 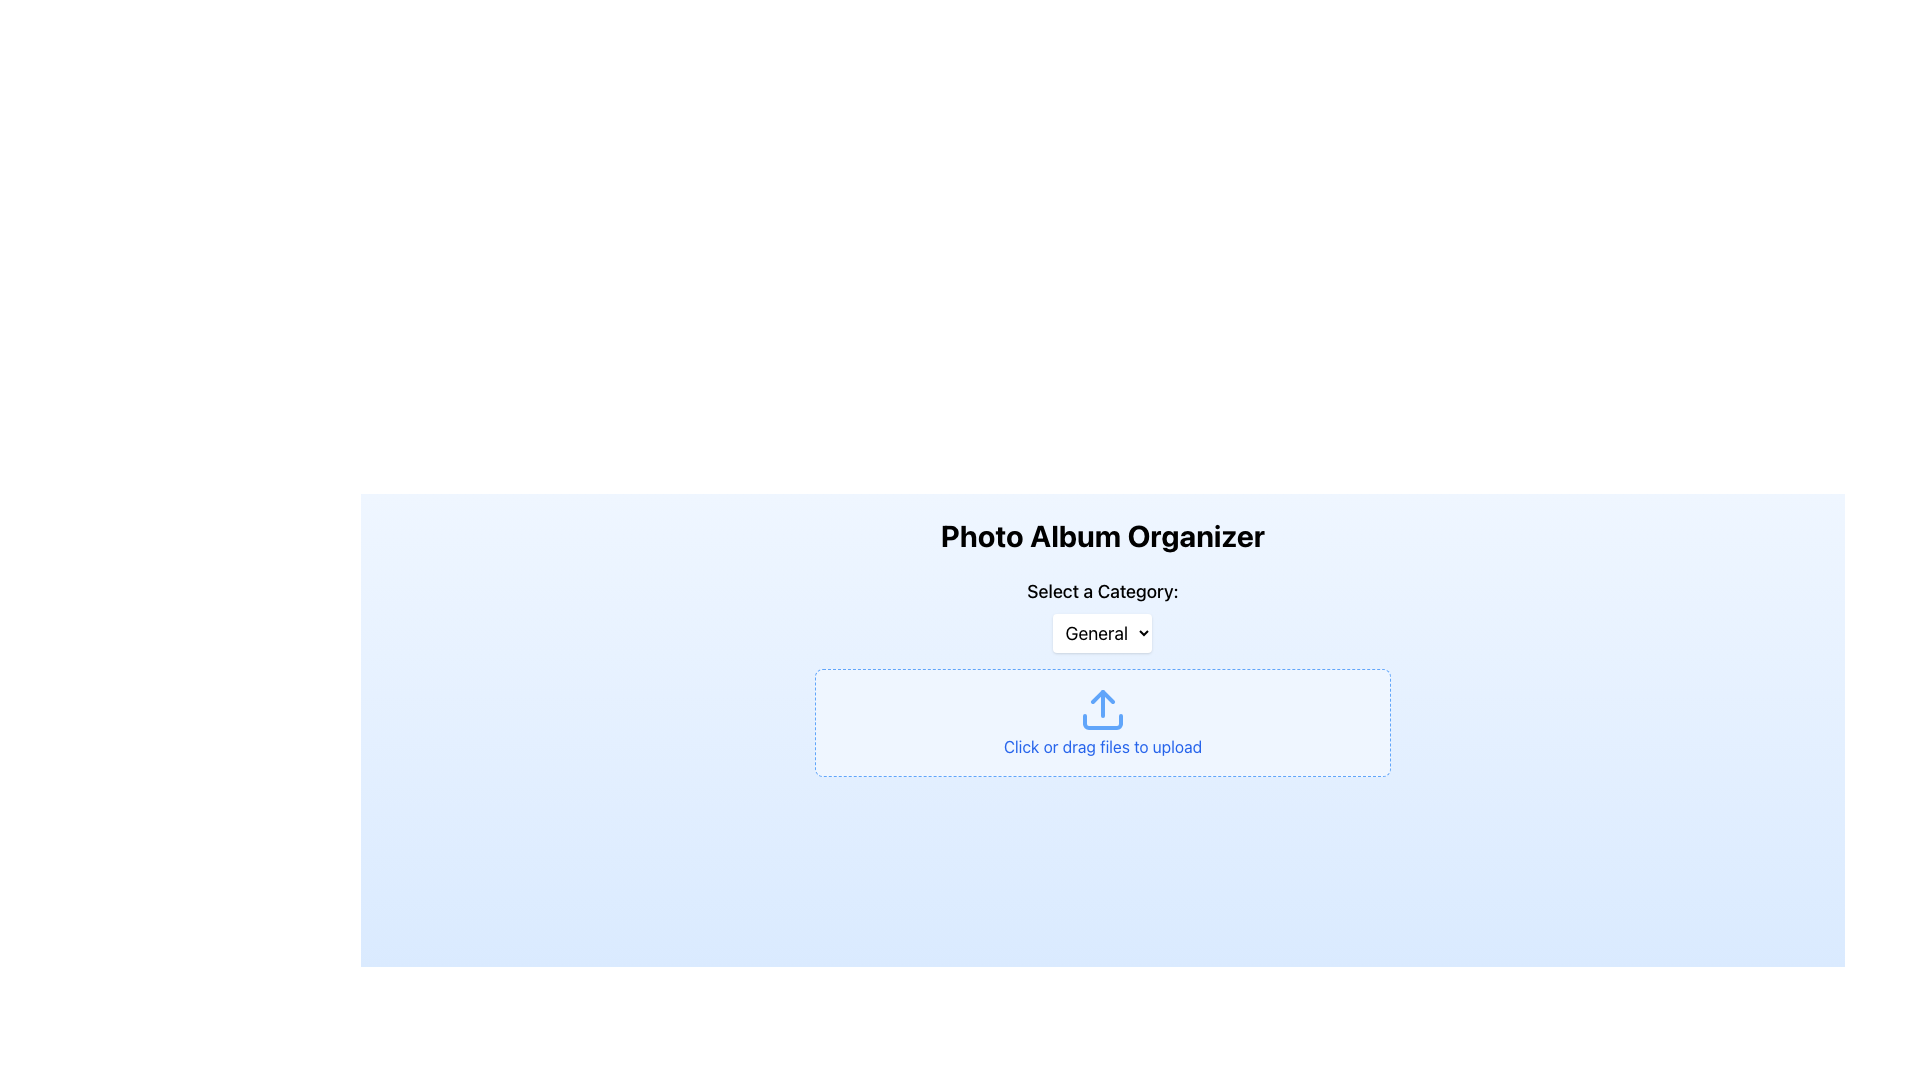 What do you see at coordinates (1102, 722) in the screenshot?
I see `files onto the blue rectangular File Upload Area with dashed borders, which has the text 'Click or drag files` at bounding box center [1102, 722].